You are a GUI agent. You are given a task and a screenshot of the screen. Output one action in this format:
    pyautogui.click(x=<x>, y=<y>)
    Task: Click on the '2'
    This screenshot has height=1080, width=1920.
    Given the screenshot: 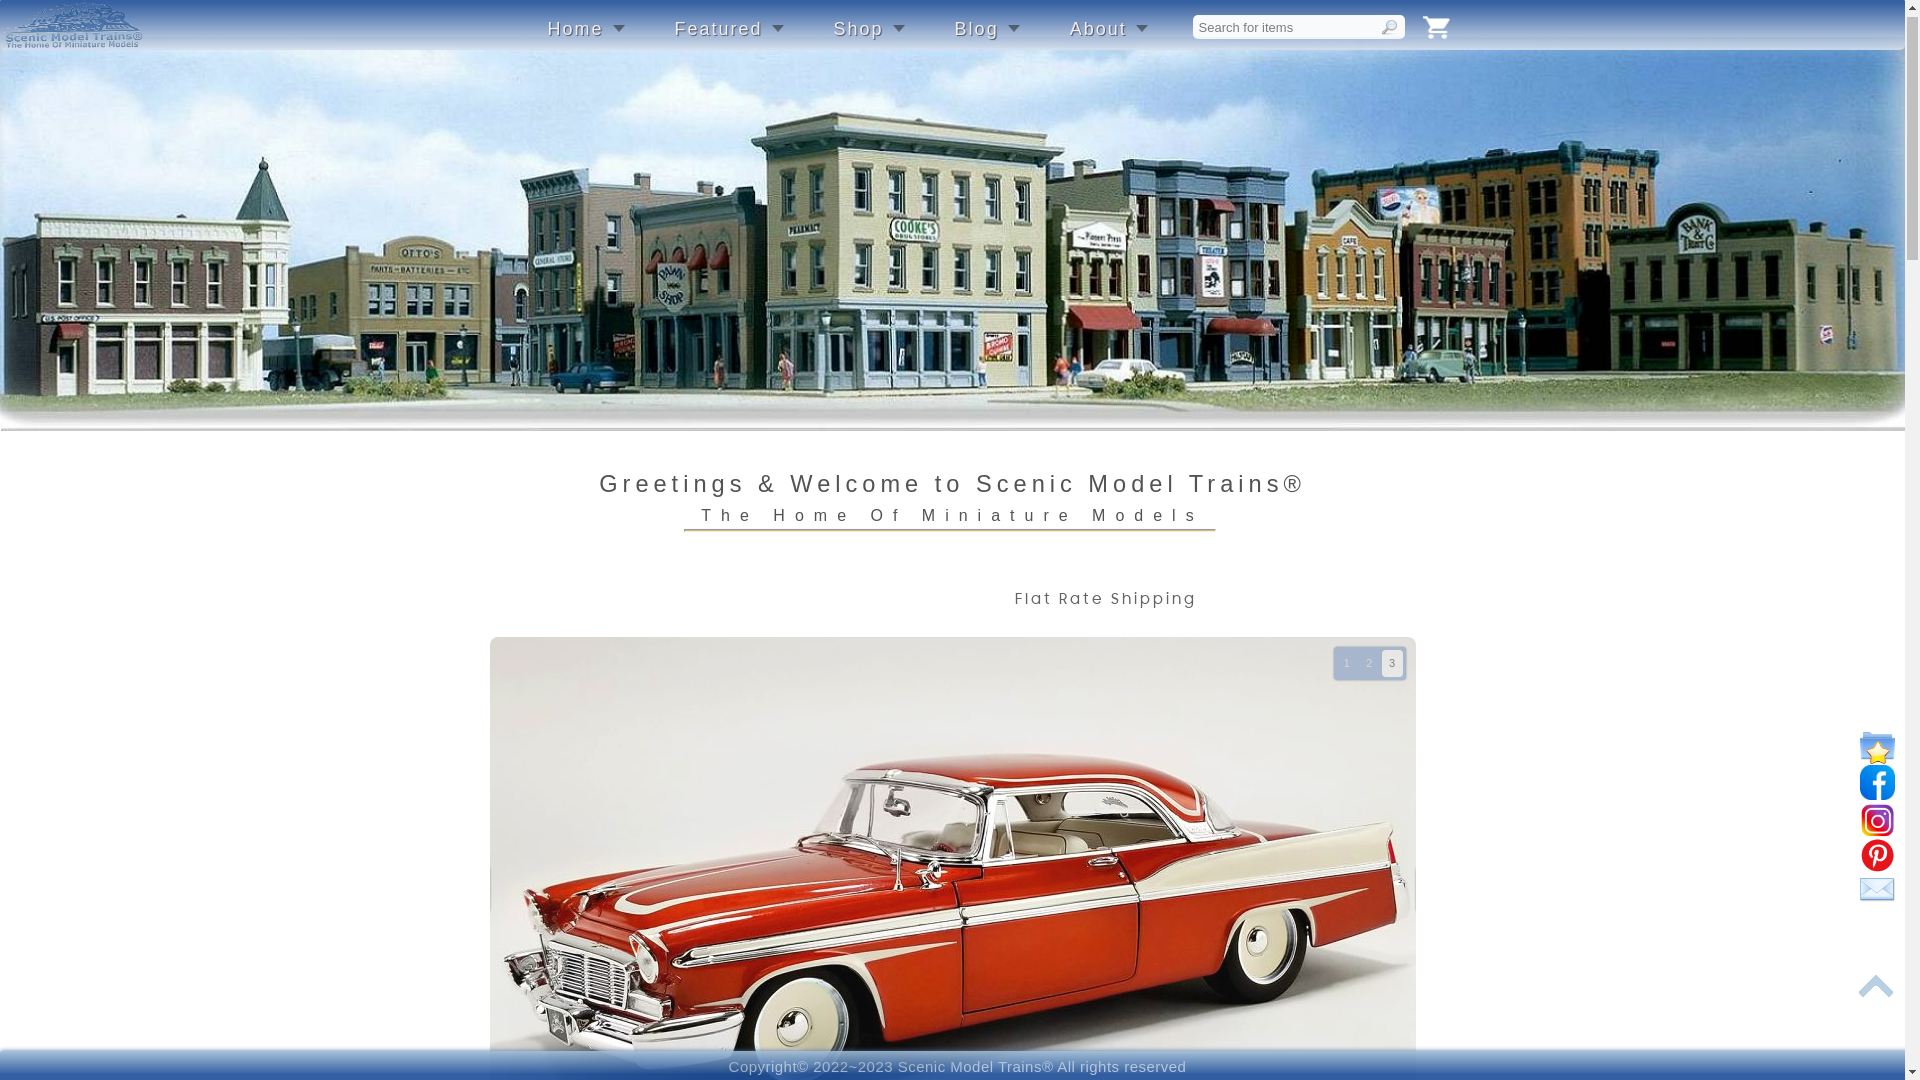 What is the action you would take?
    pyautogui.click(x=1368, y=673)
    